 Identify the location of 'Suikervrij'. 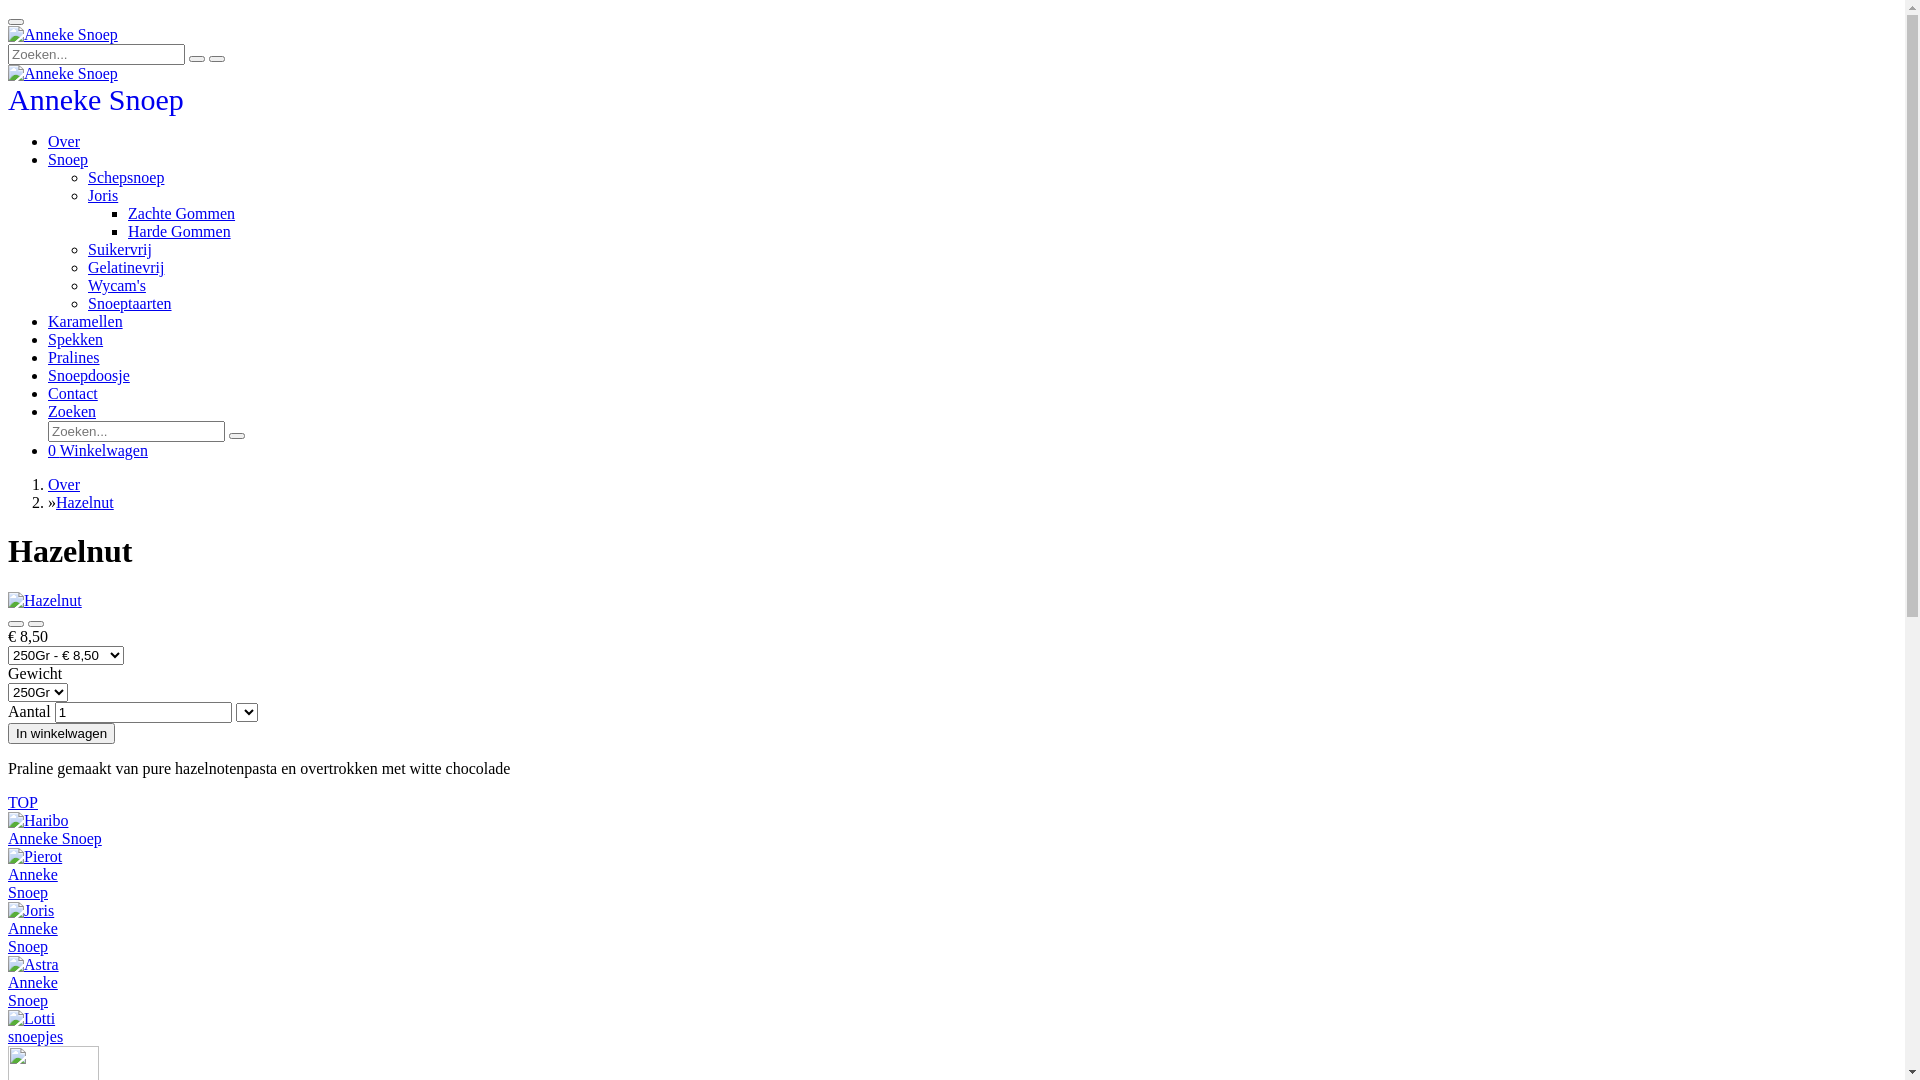
(86, 248).